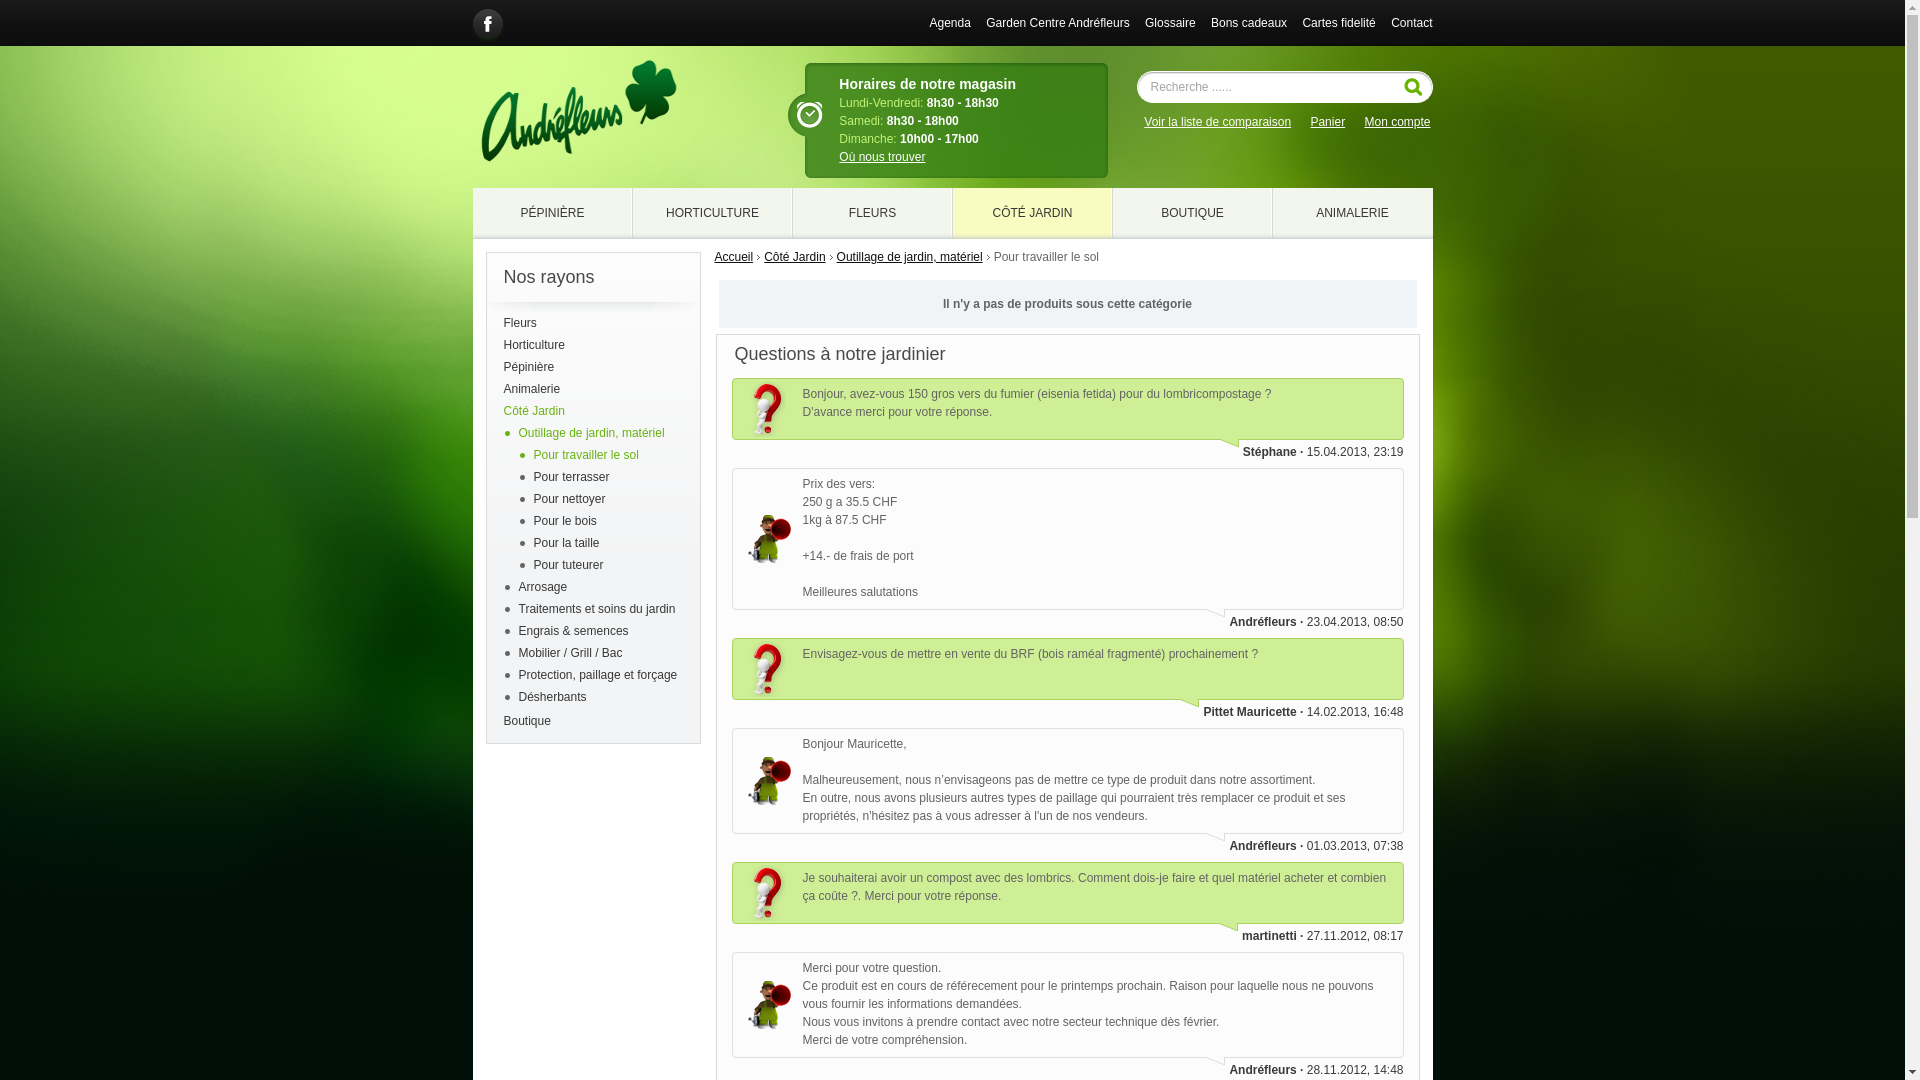 The width and height of the screenshot is (1920, 1080). What do you see at coordinates (1362, 122) in the screenshot?
I see `'Mon compte'` at bounding box center [1362, 122].